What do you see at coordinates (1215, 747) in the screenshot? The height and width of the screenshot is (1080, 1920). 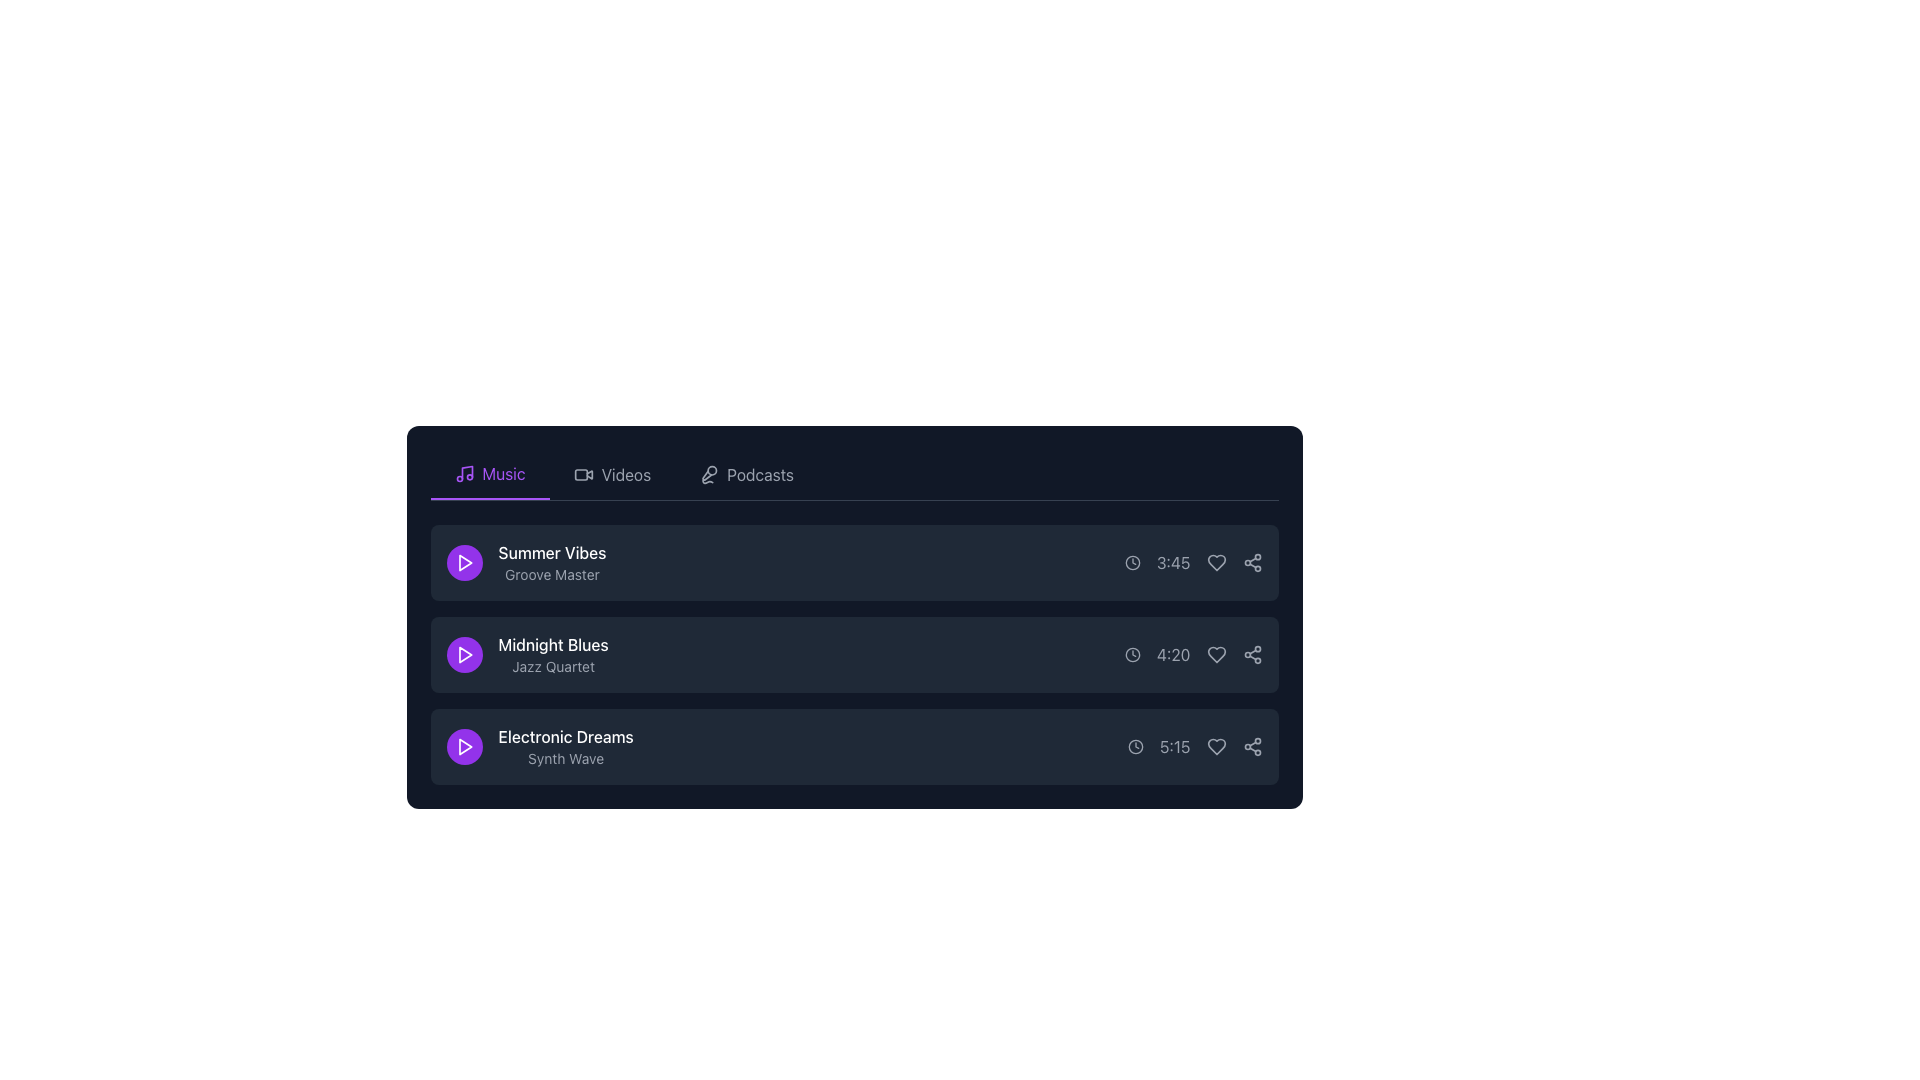 I see `the heart icon button located to the right of the duration text (5:15) in the 'Electronic Dreams' music track row` at bounding box center [1215, 747].